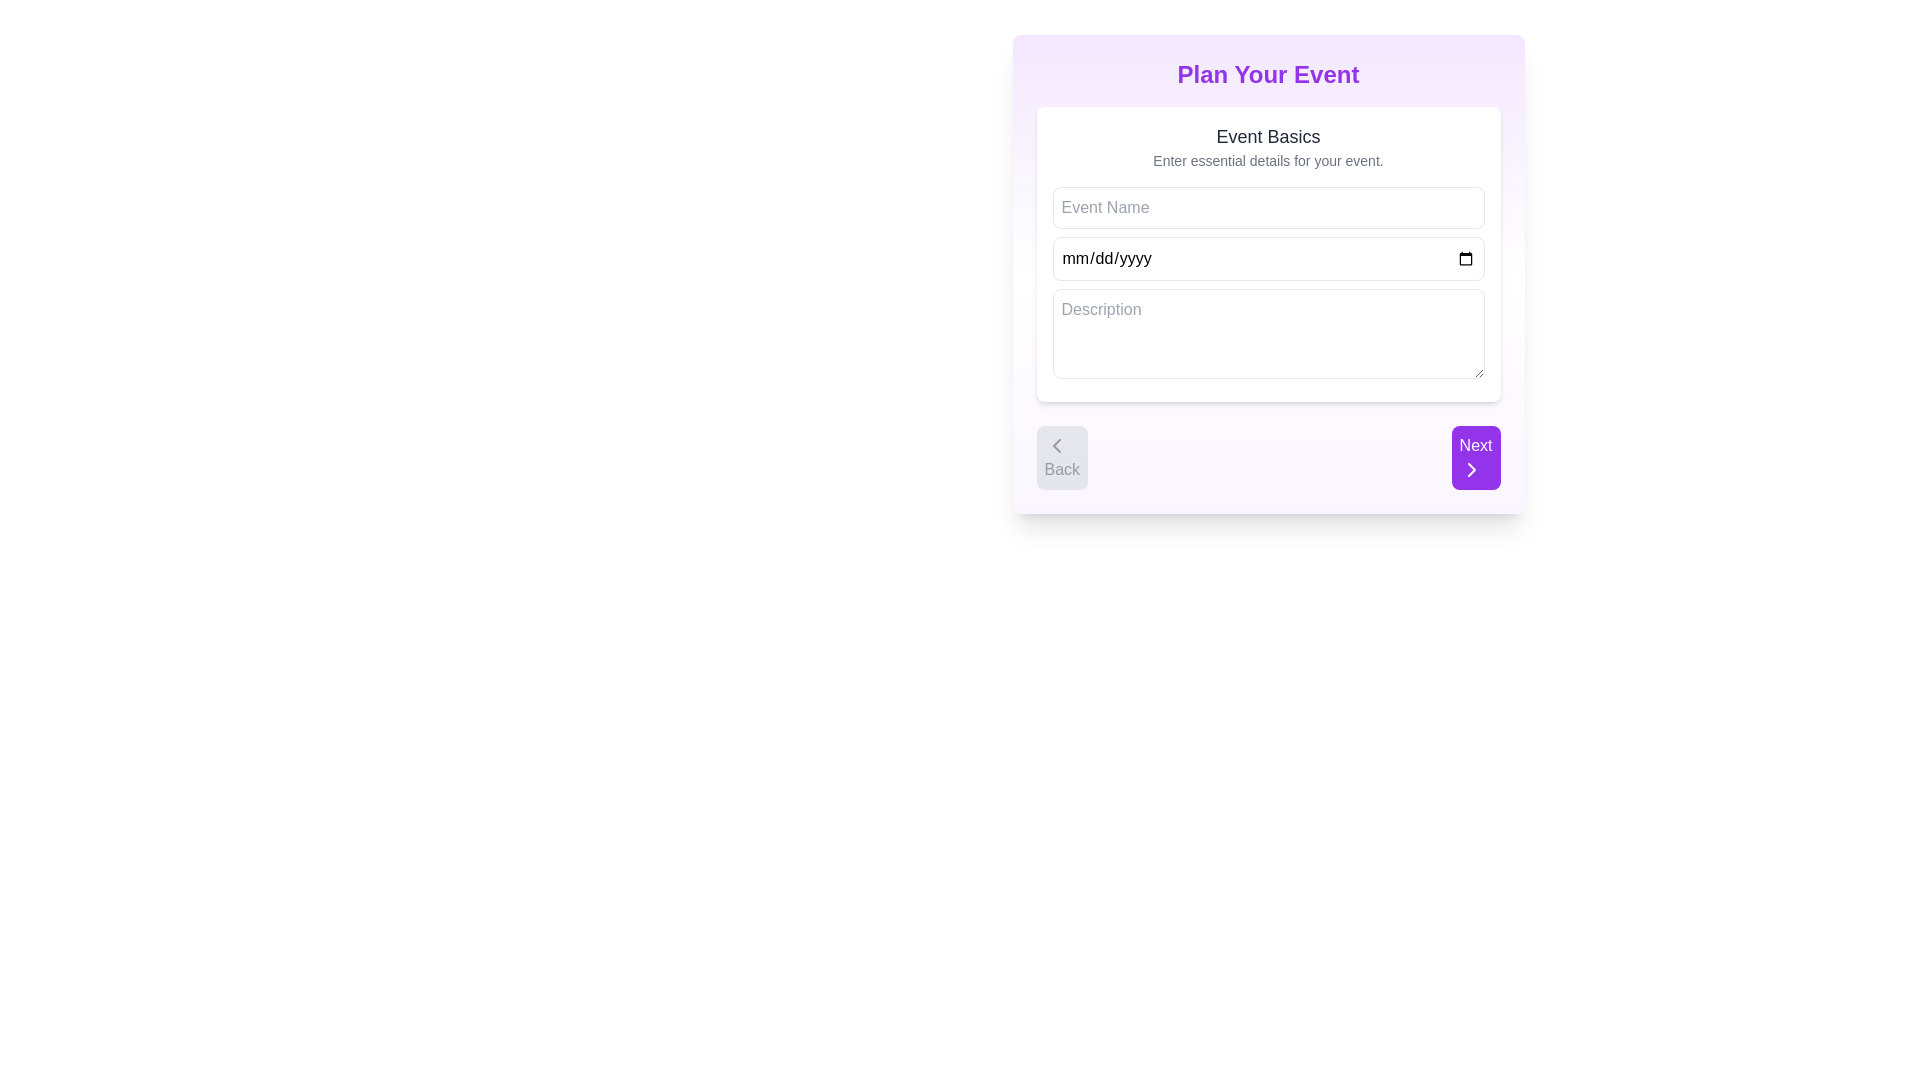  What do you see at coordinates (1055, 445) in the screenshot?
I see `the back icon located inside the 'Back' button at the bottom left corner of the 'Plan Your Event' section` at bounding box center [1055, 445].